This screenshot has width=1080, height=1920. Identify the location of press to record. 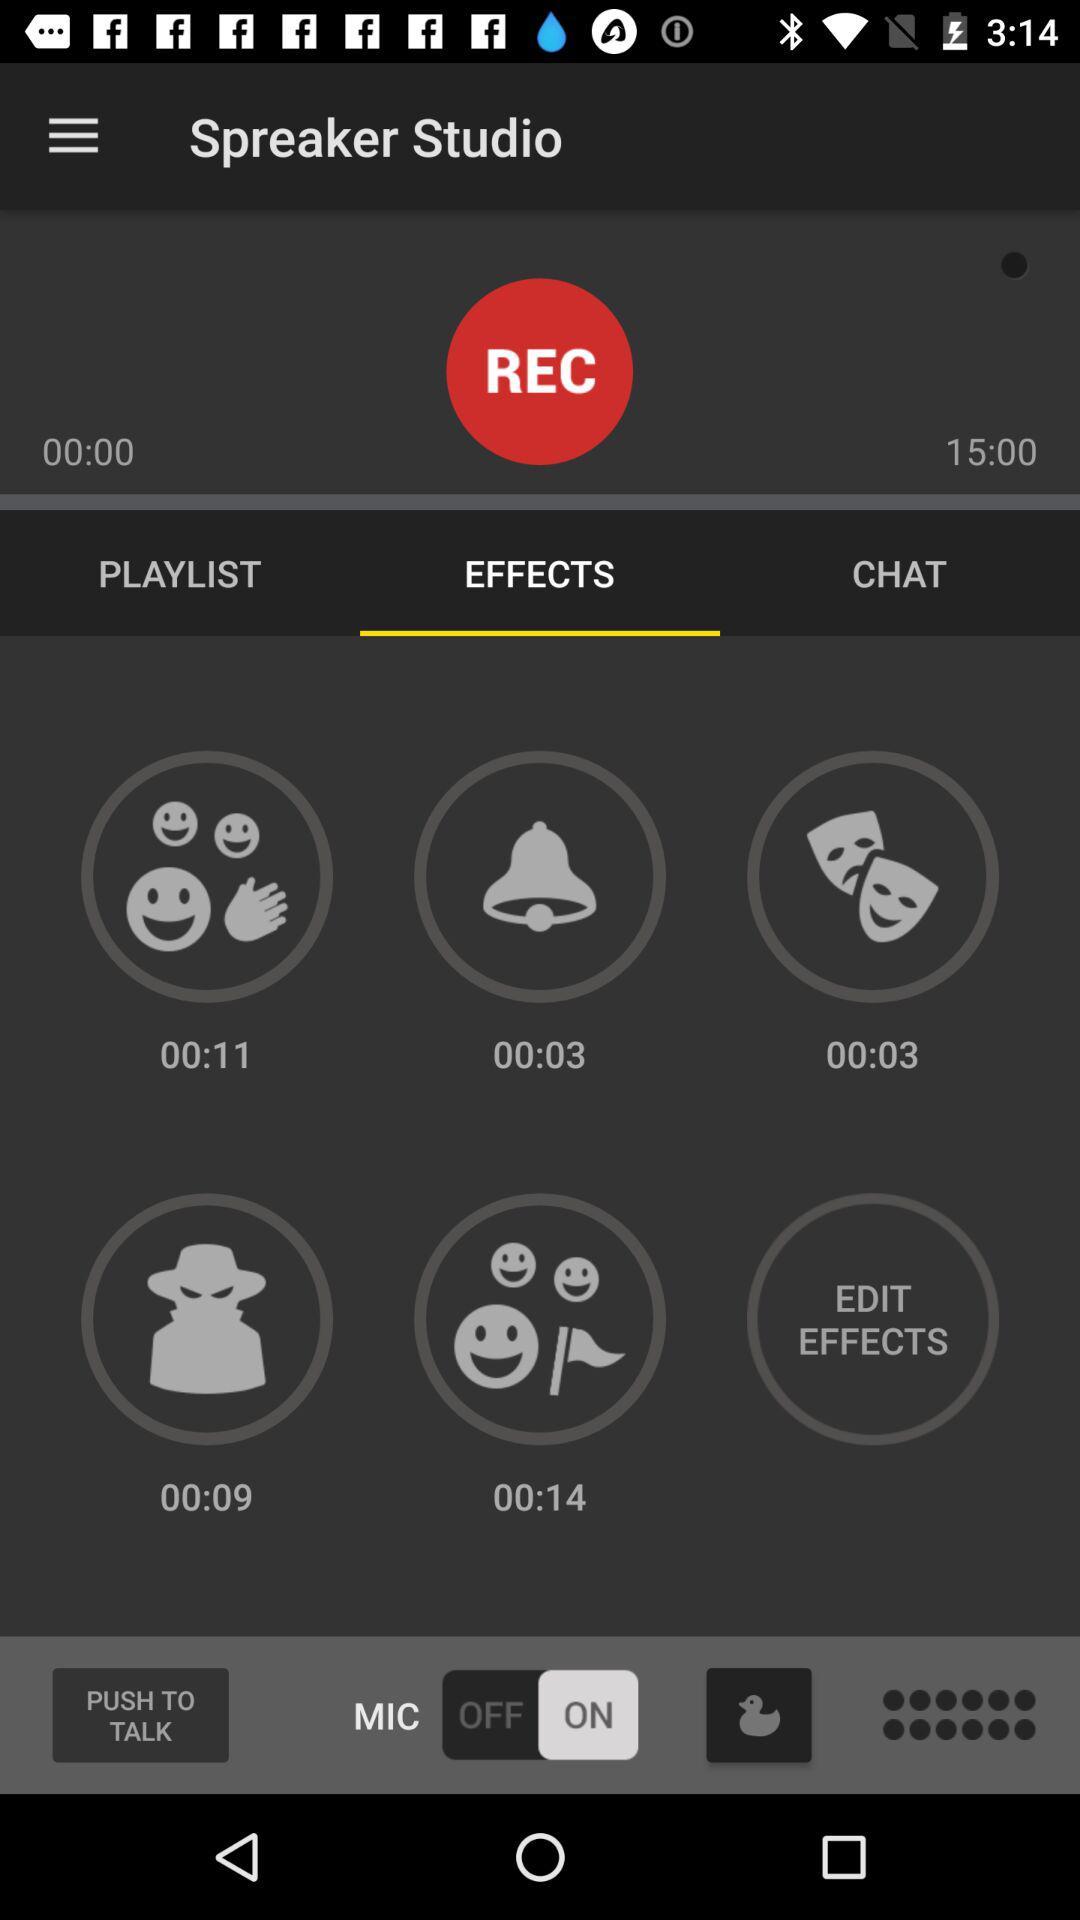
(538, 371).